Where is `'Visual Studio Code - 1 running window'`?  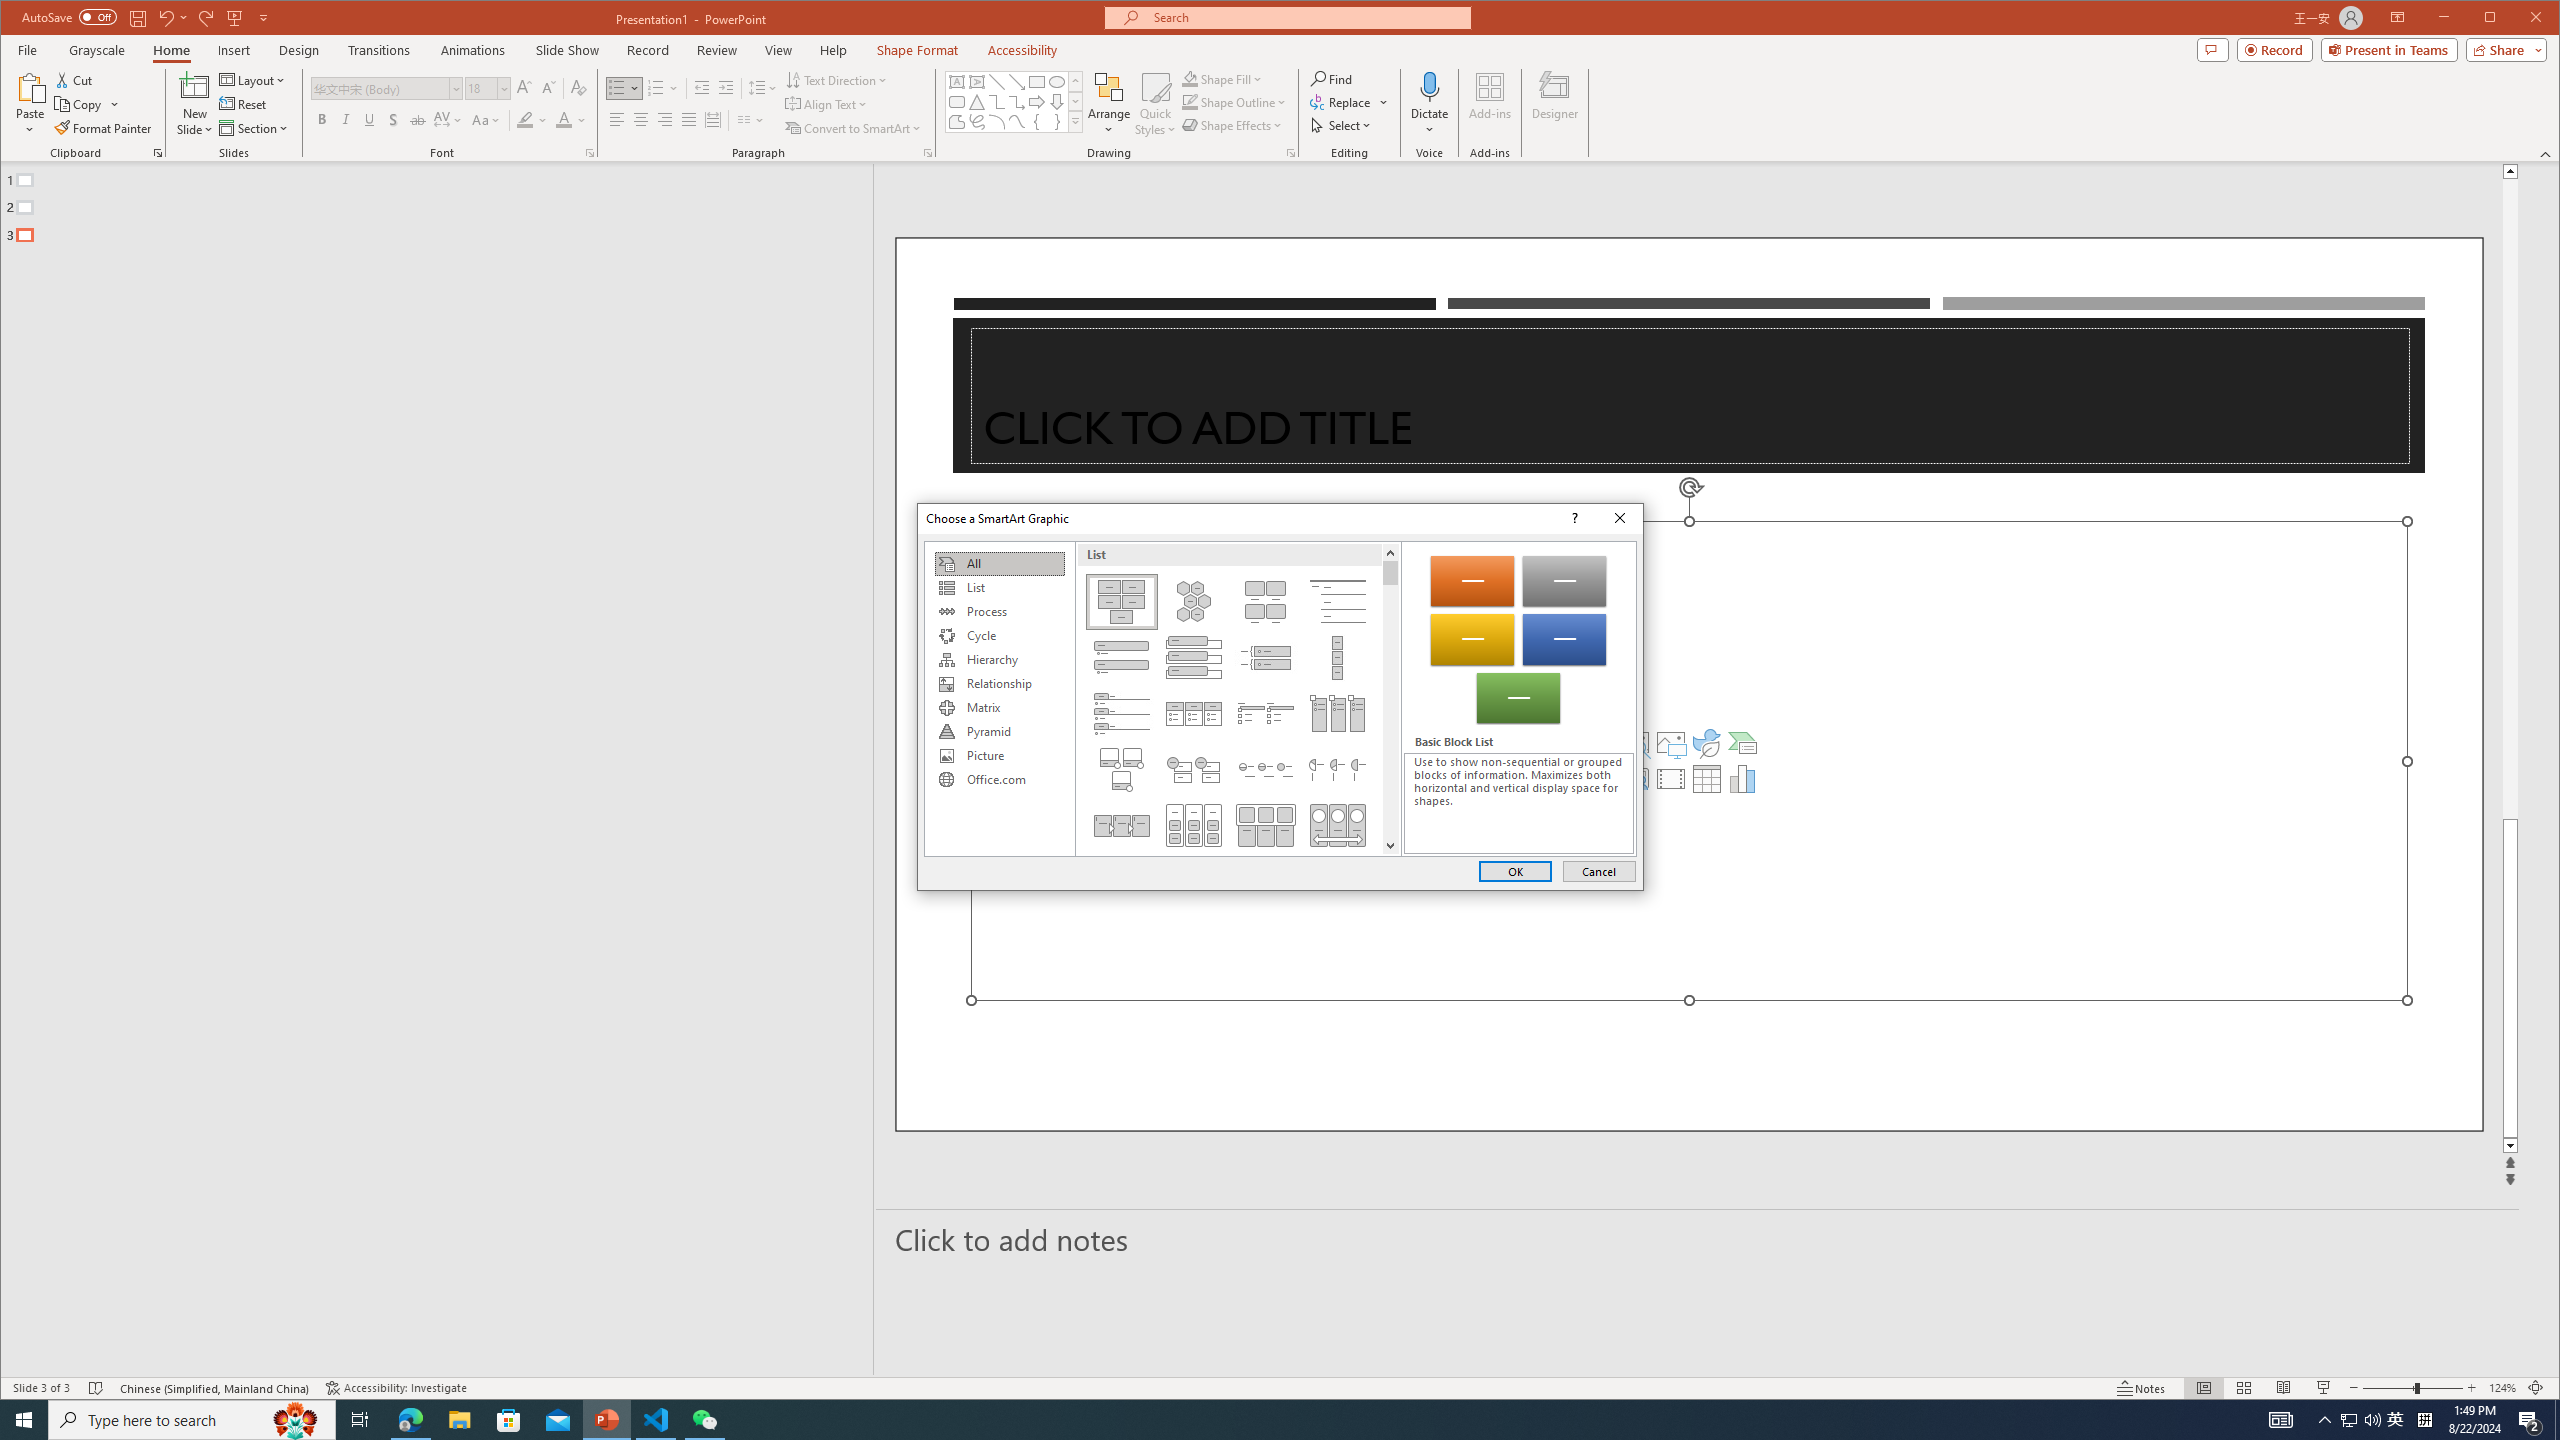 'Visual Studio Code - 1 running window' is located at coordinates (656, 1418).